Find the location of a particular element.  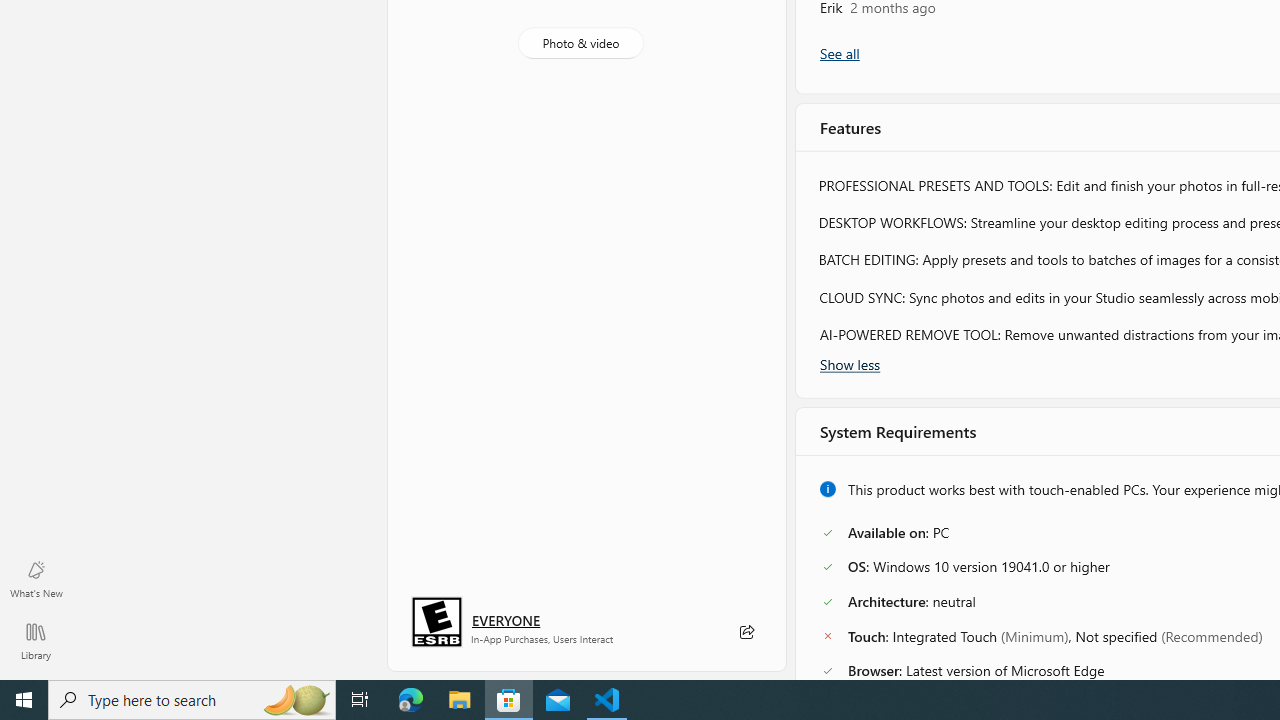

'Age rating: EVERYONE. Click for more information.' is located at coordinates (506, 618).